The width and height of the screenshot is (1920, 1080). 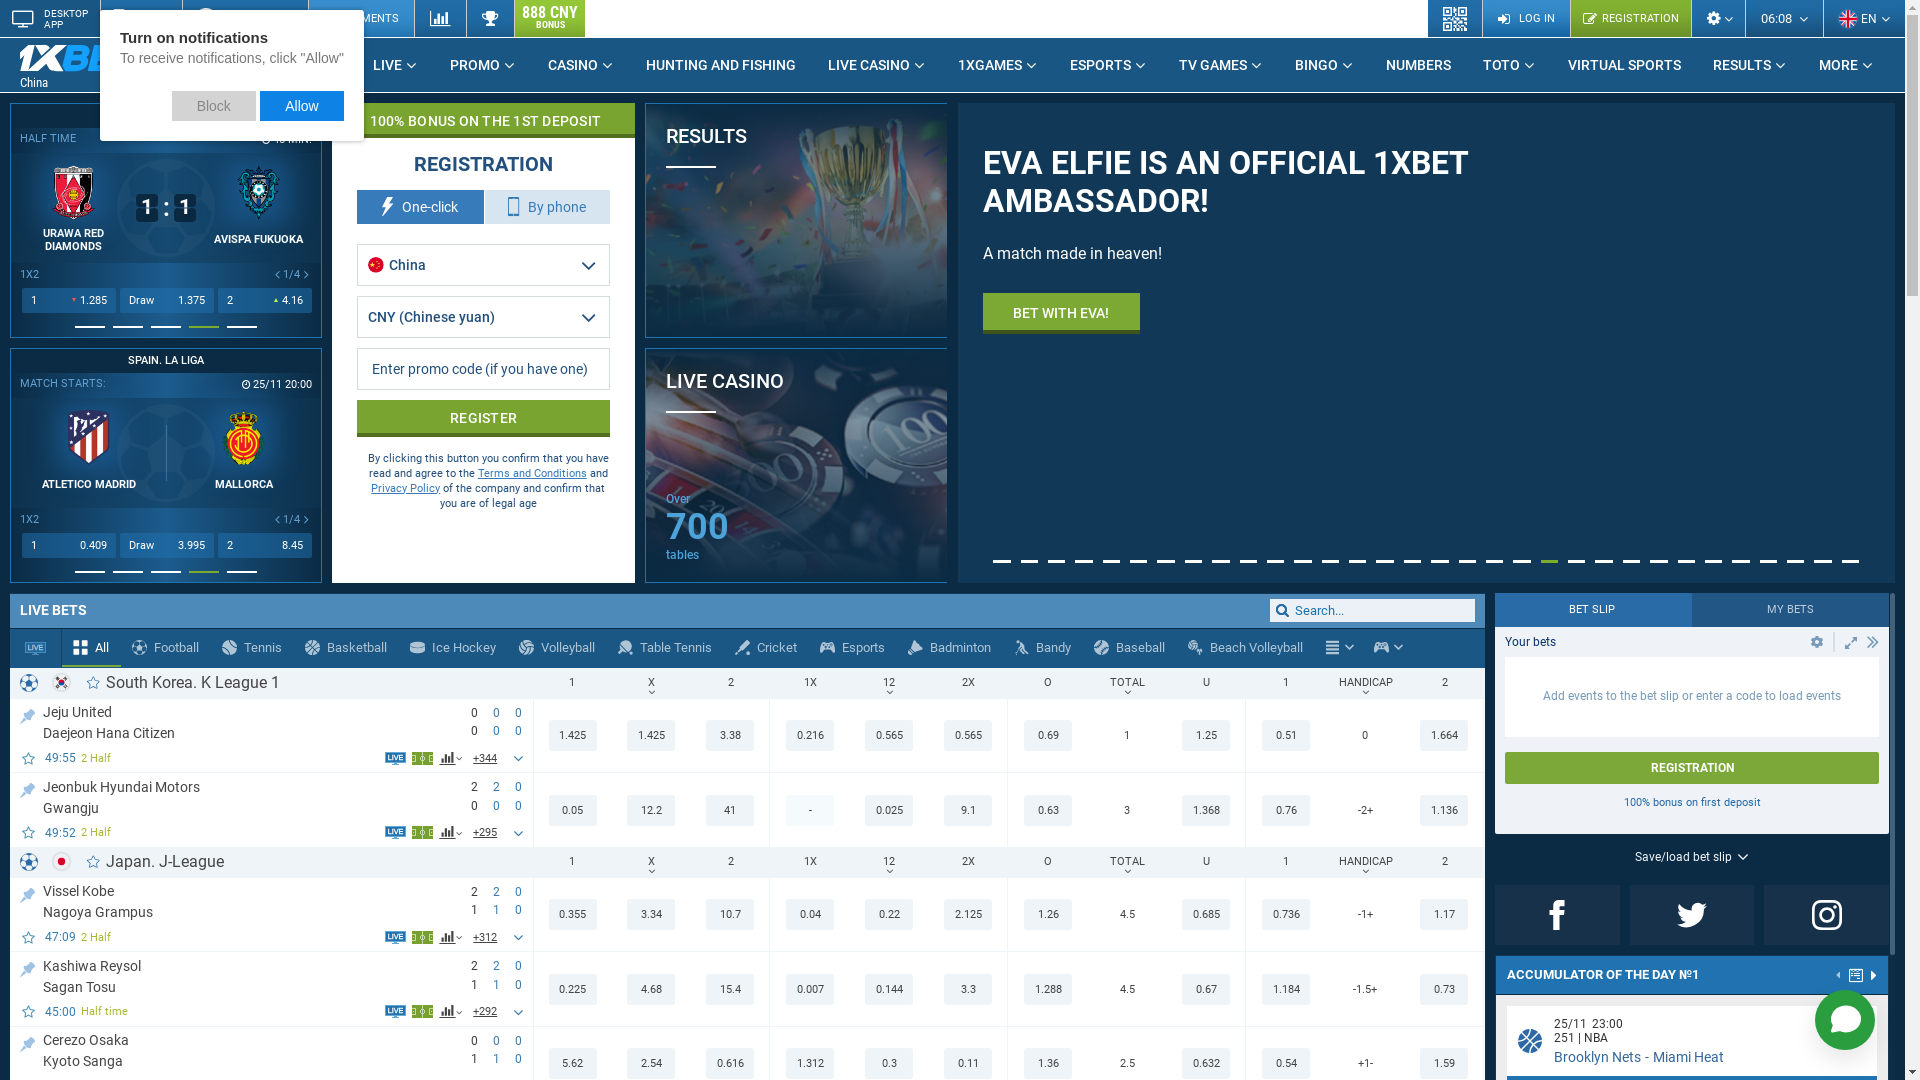 What do you see at coordinates (940, 64) in the screenshot?
I see `'1XGAMES'` at bounding box center [940, 64].